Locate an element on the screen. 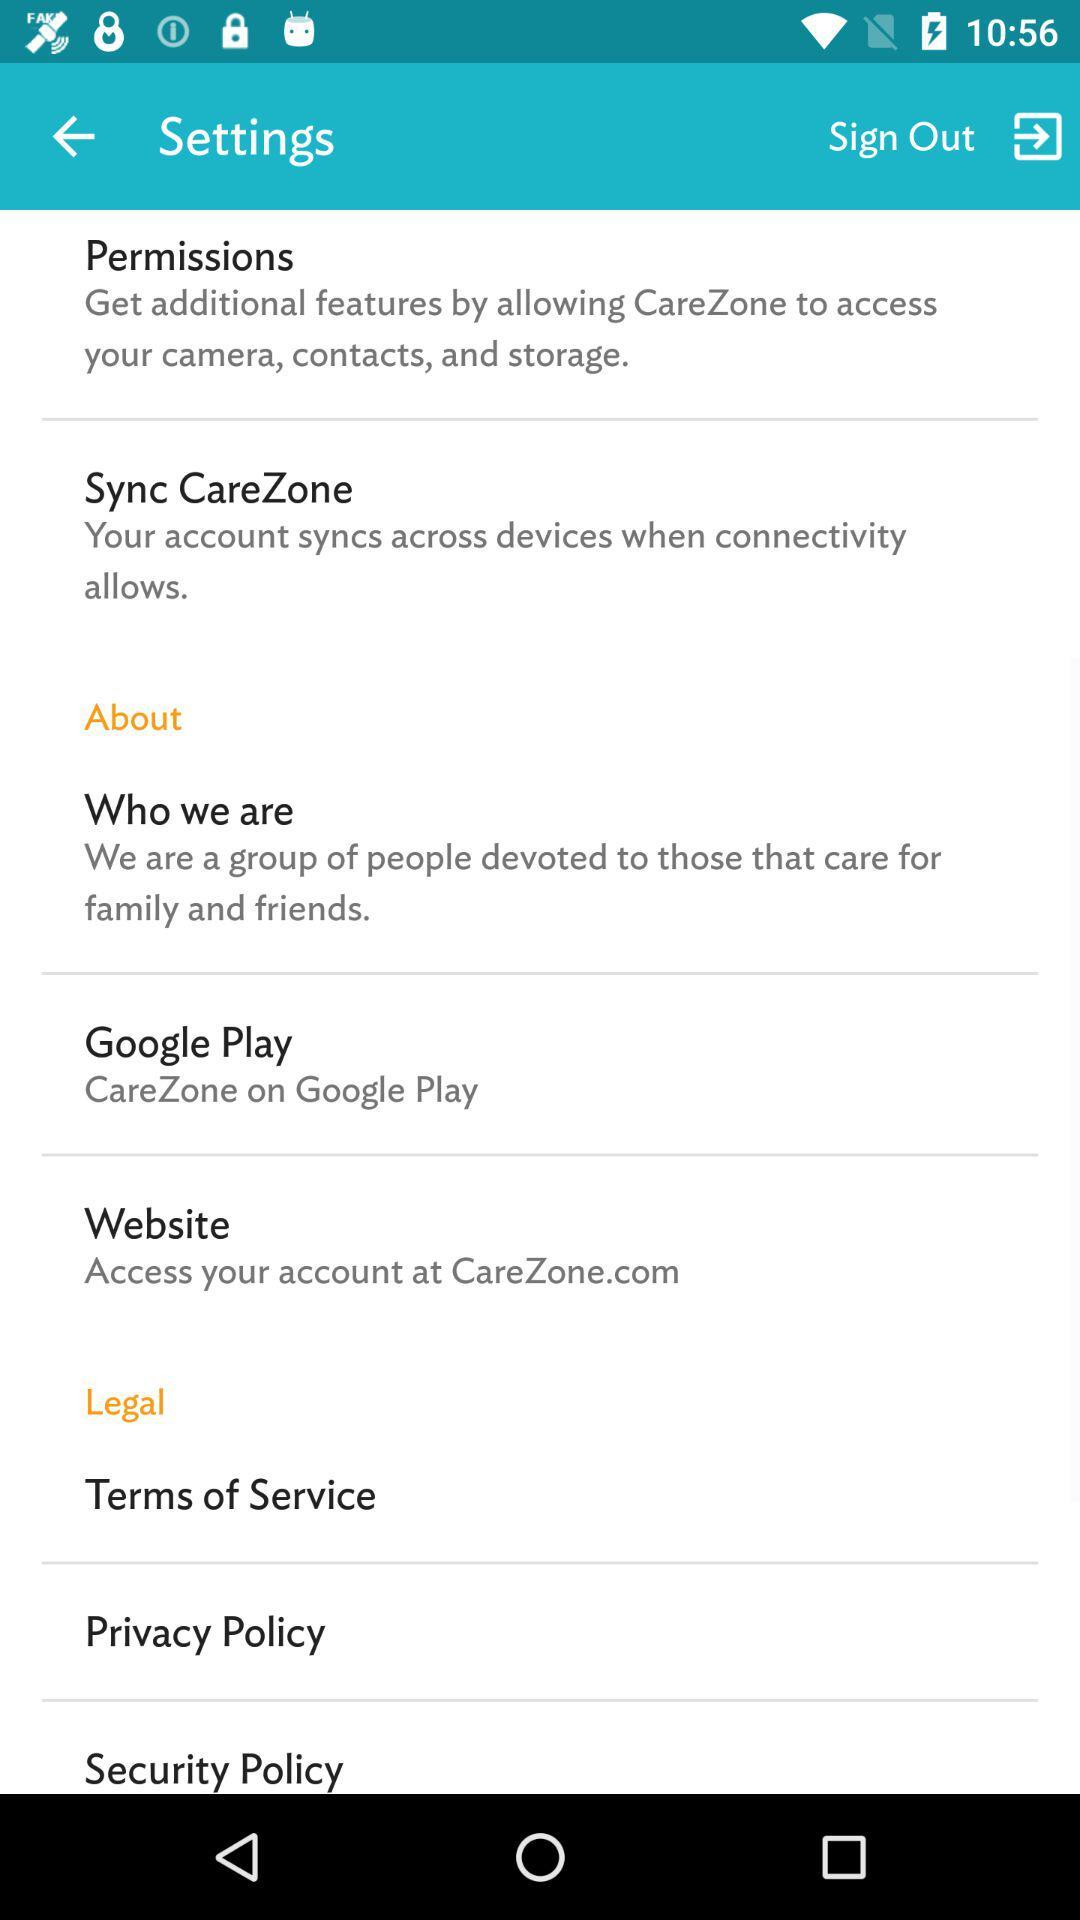 This screenshot has width=1080, height=1920. the privacy policy item is located at coordinates (204, 1631).